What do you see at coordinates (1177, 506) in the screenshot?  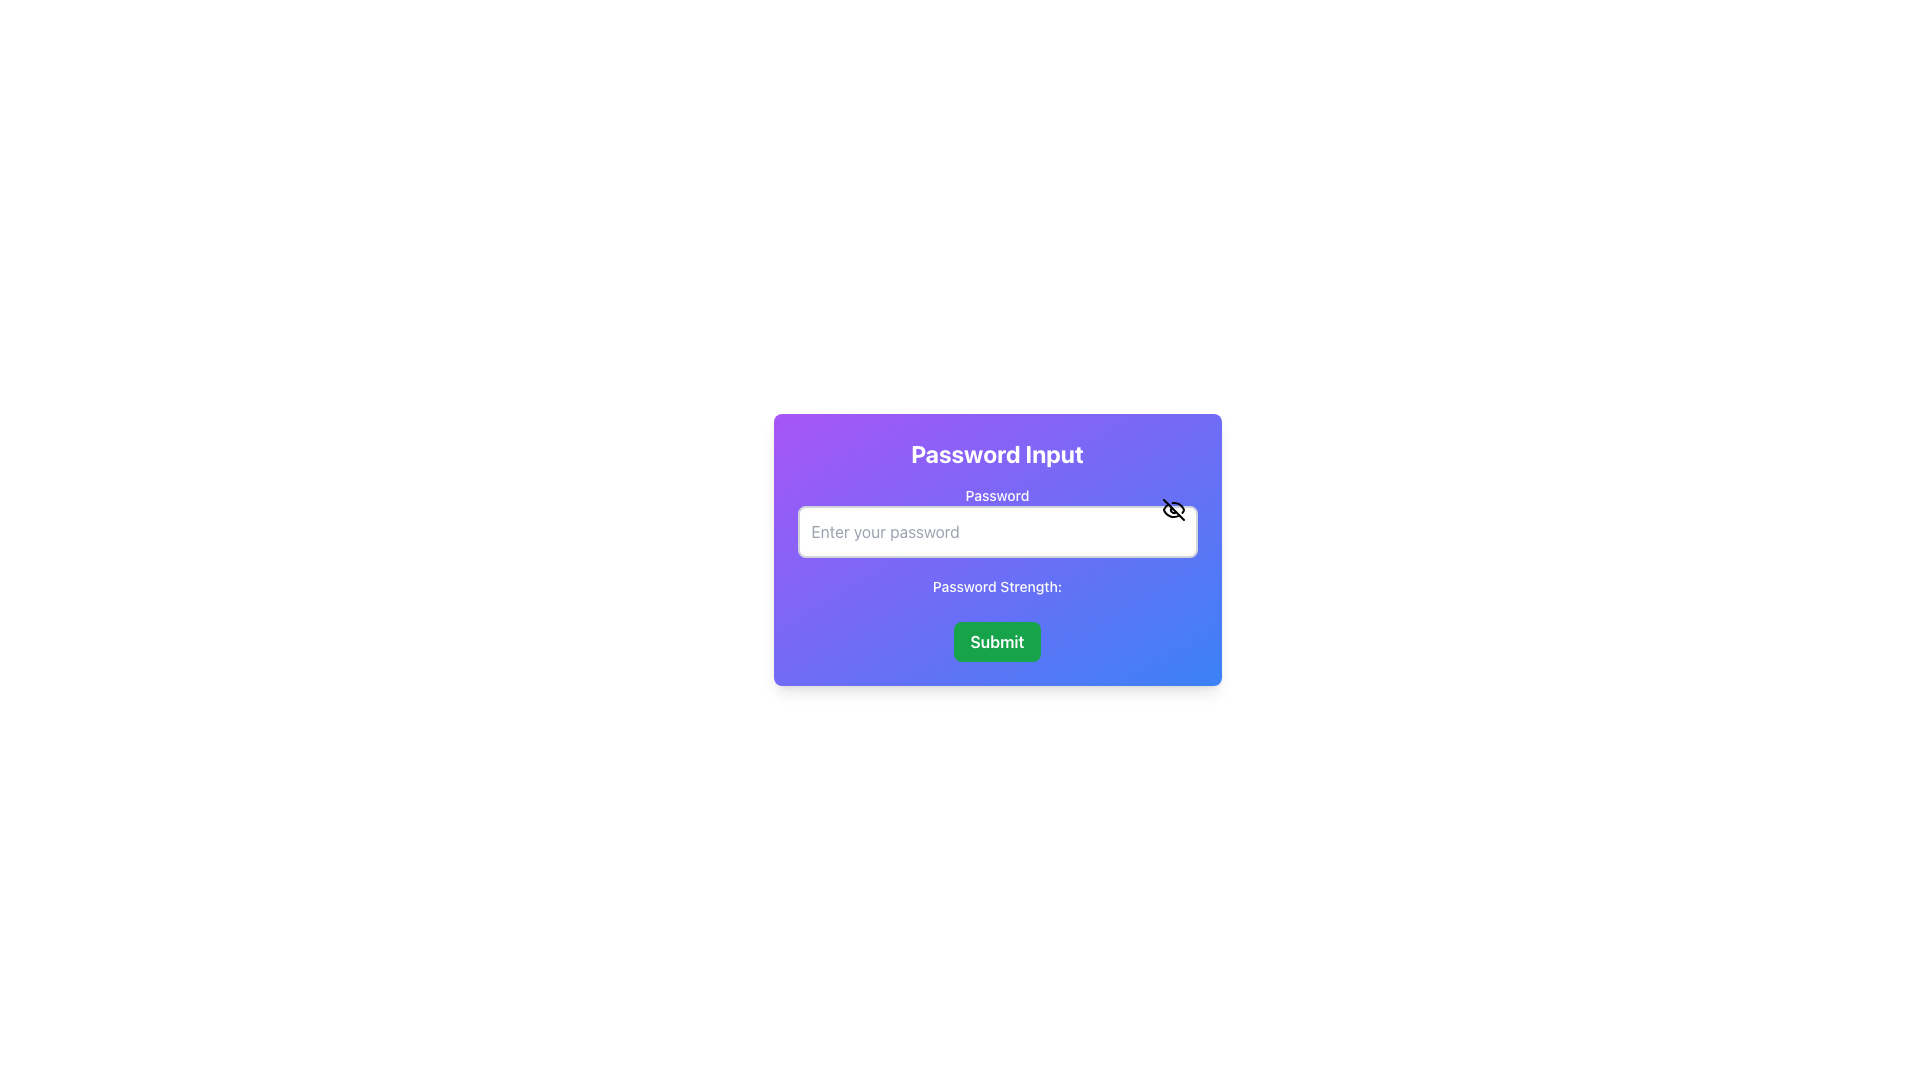 I see `the primary curved line of the eye-slash icon indicating hidden password functionality, located at the right end of the password input field` at bounding box center [1177, 506].